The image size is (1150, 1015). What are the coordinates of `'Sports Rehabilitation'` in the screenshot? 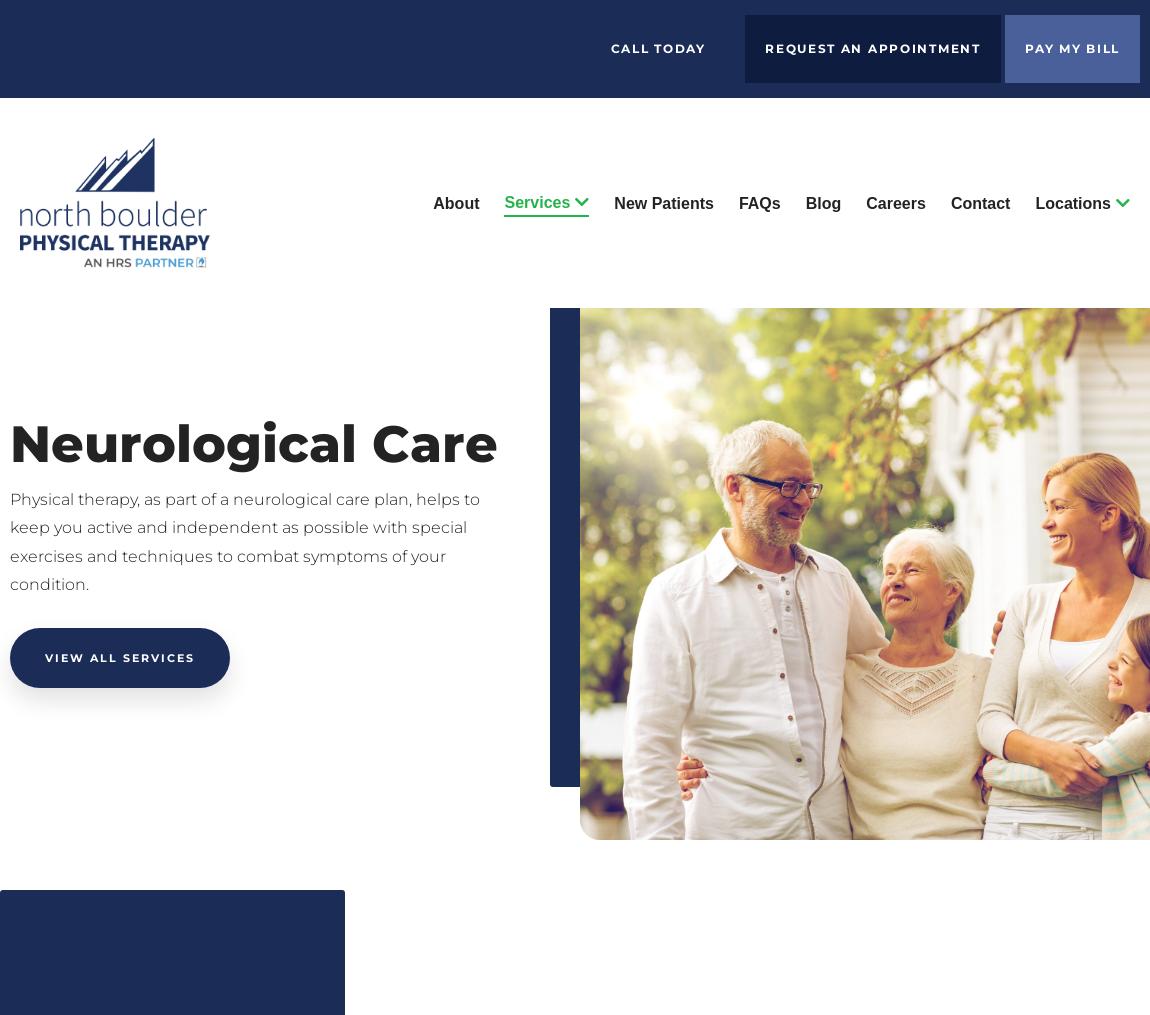 It's located at (415, 347).